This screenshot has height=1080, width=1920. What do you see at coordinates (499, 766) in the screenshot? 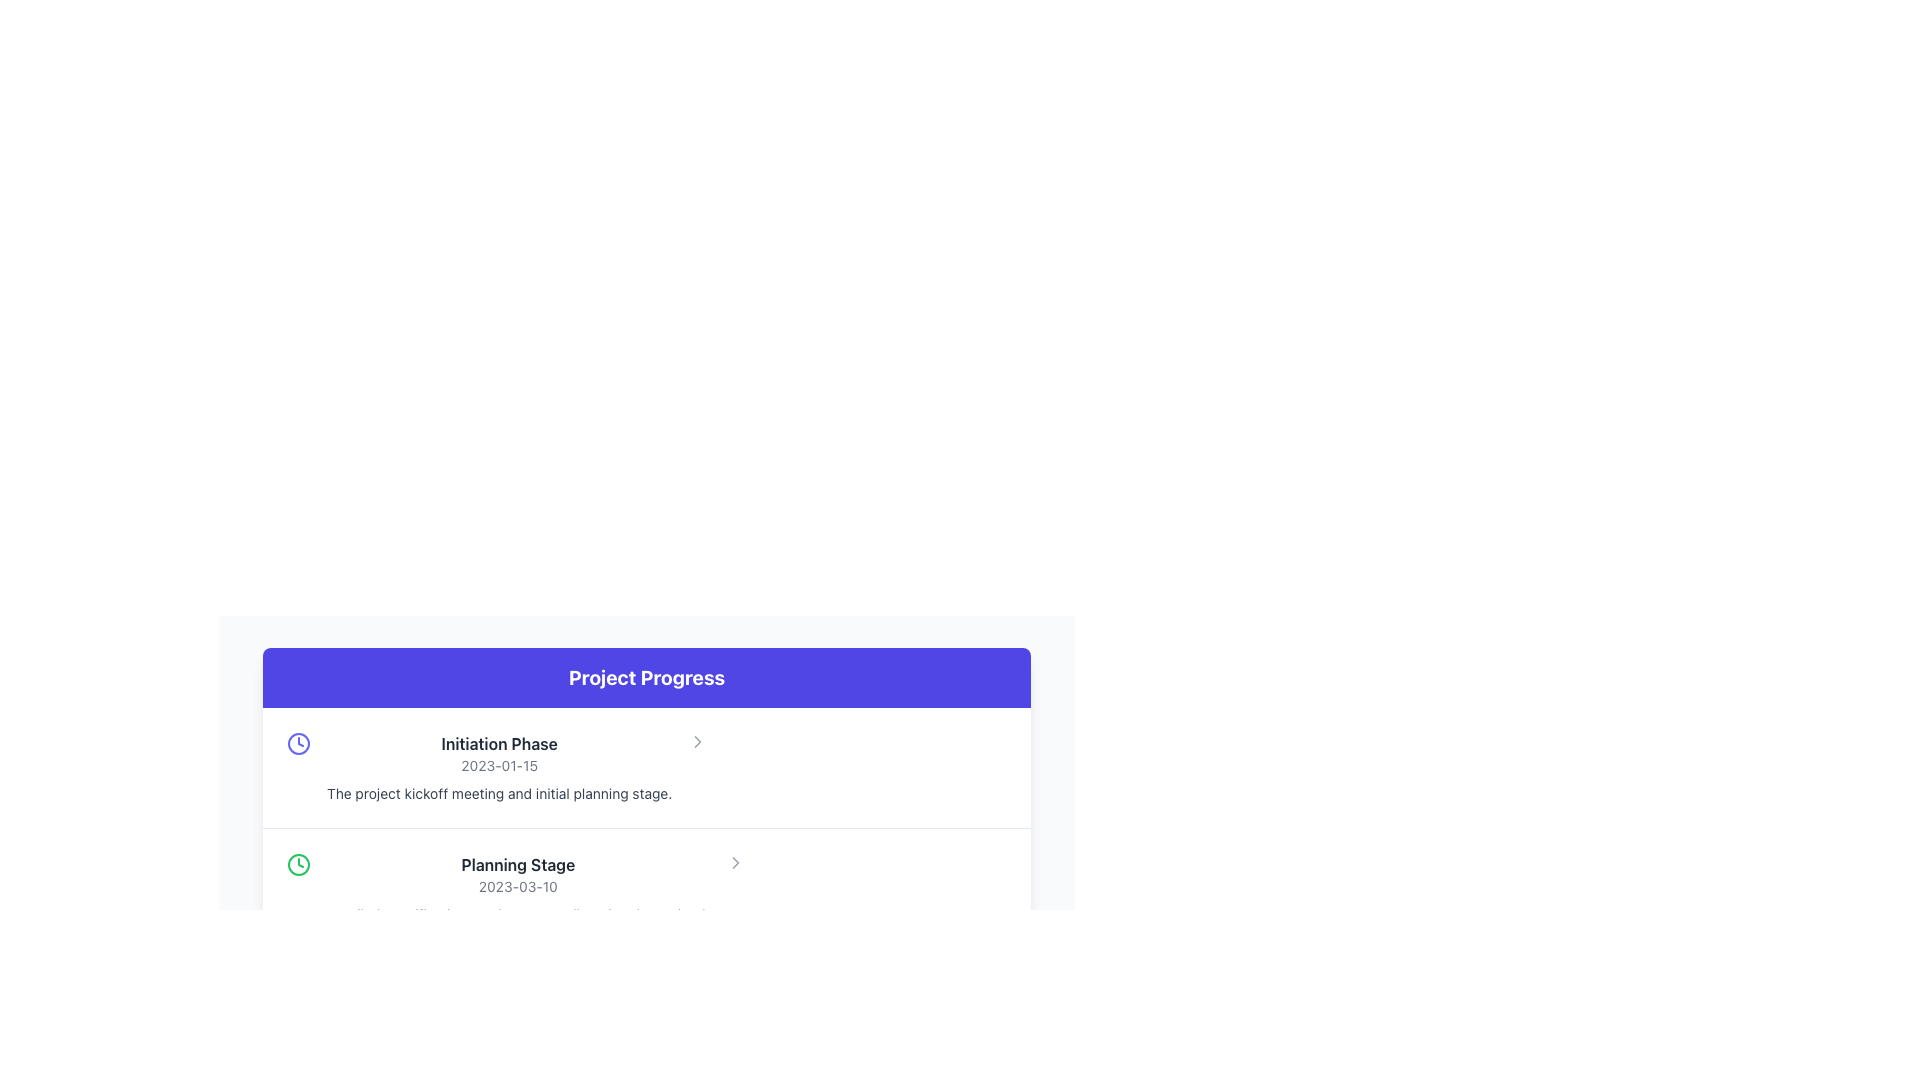
I see `informational text block displaying 'Initiation Phase', which includes the date '2023-01-15' and a description of the project kickoff meeting` at bounding box center [499, 766].